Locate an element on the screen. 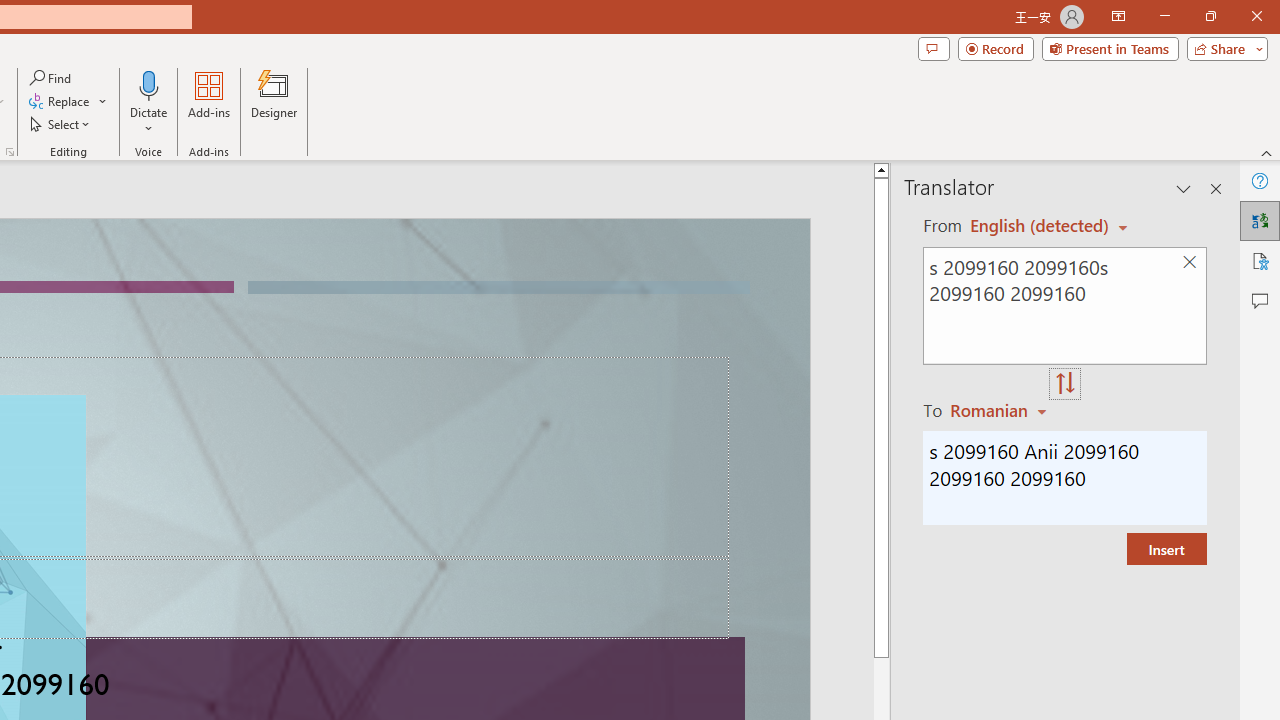 This screenshot has height=720, width=1280. 'Czech' is located at coordinates (1001, 409).